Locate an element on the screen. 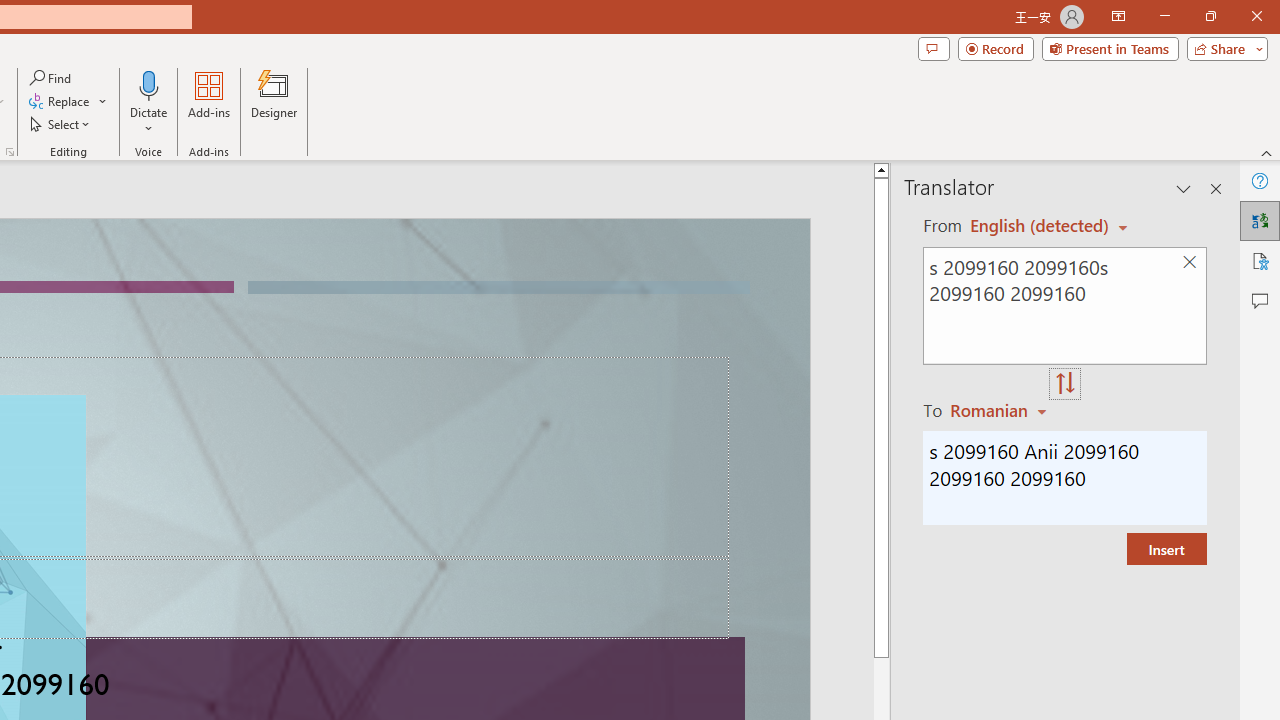 This screenshot has height=720, width=1280. 'Czech' is located at coordinates (1001, 409).